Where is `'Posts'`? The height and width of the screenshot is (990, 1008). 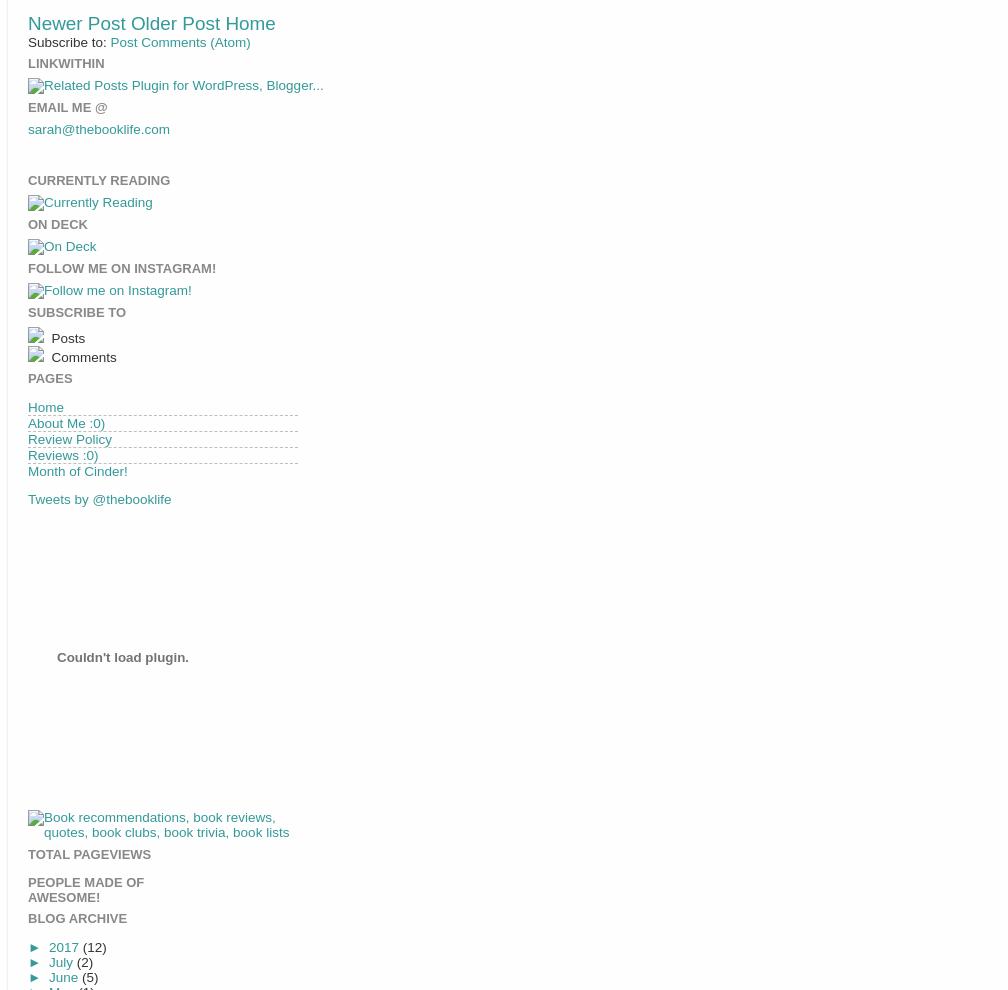 'Posts' is located at coordinates (66, 336).